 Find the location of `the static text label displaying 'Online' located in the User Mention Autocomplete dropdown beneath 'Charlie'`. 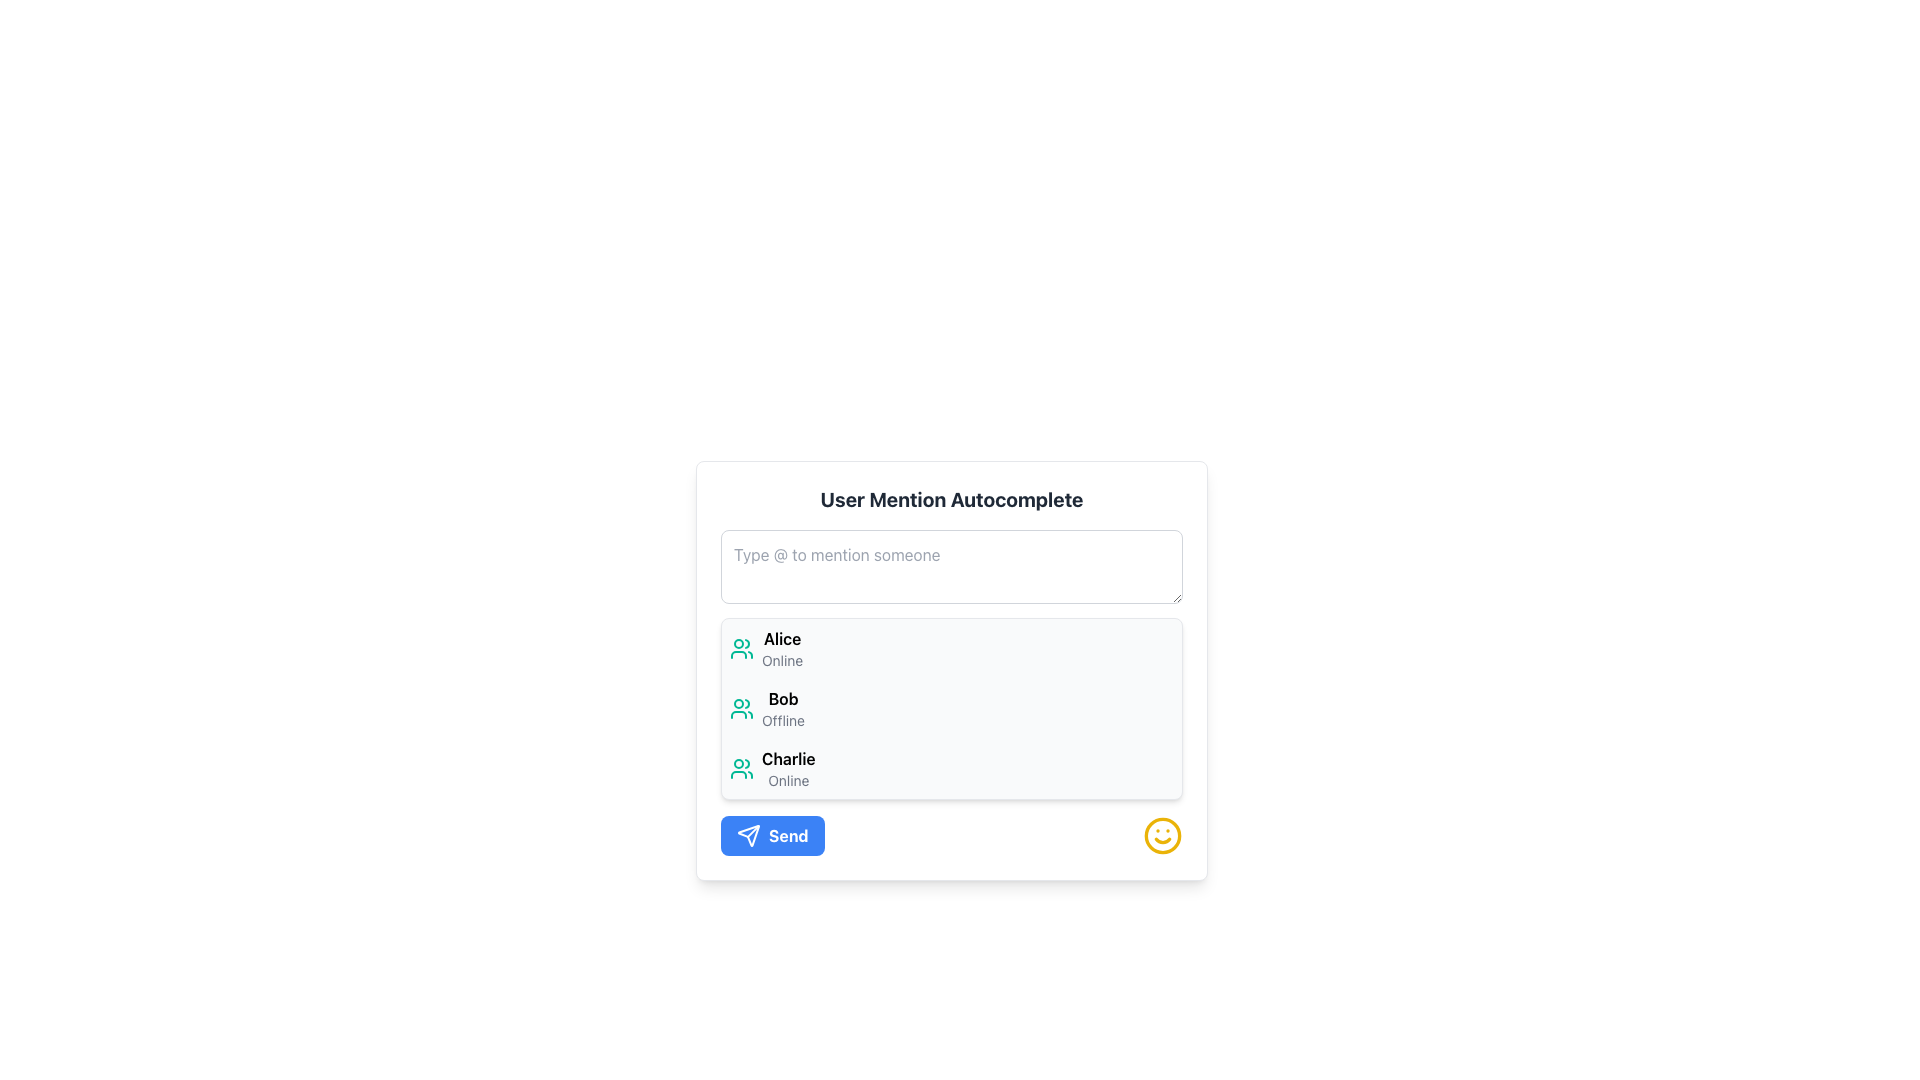

the static text label displaying 'Online' located in the User Mention Autocomplete dropdown beneath 'Charlie' is located at coordinates (787, 779).